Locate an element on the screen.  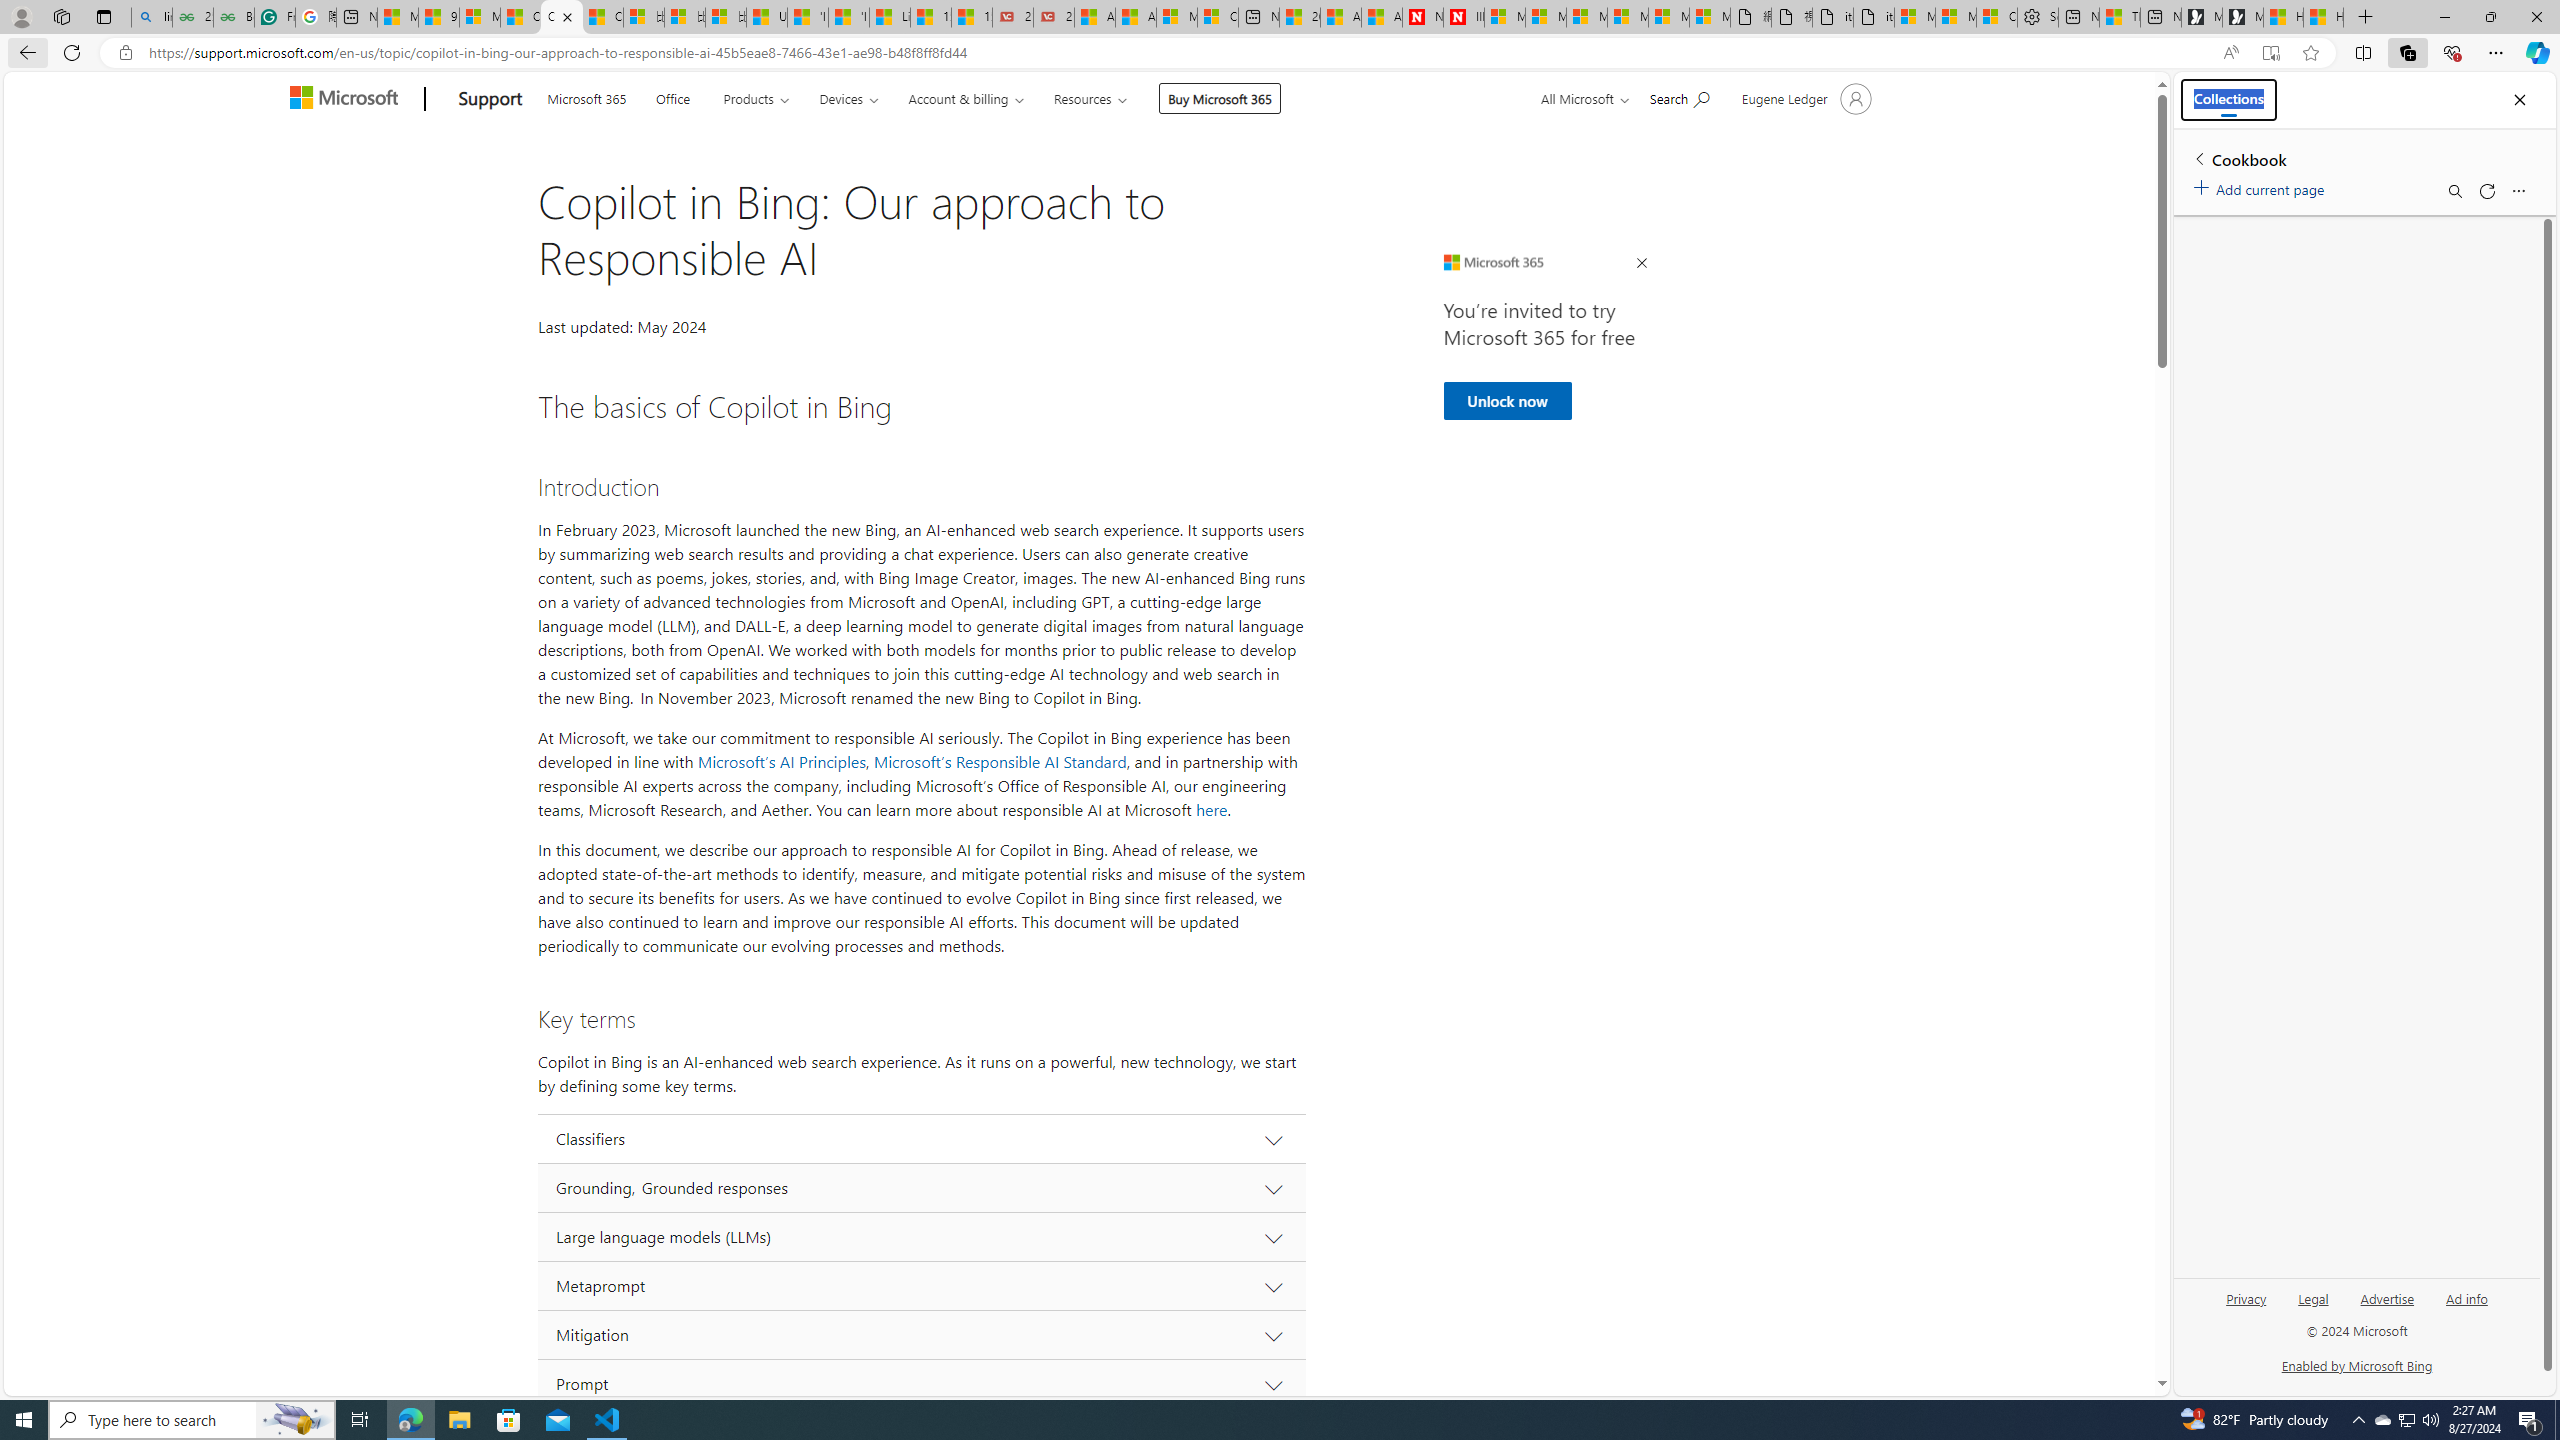
'Free AI Writing Assistance for Students | Grammarly' is located at coordinates (274, 16).